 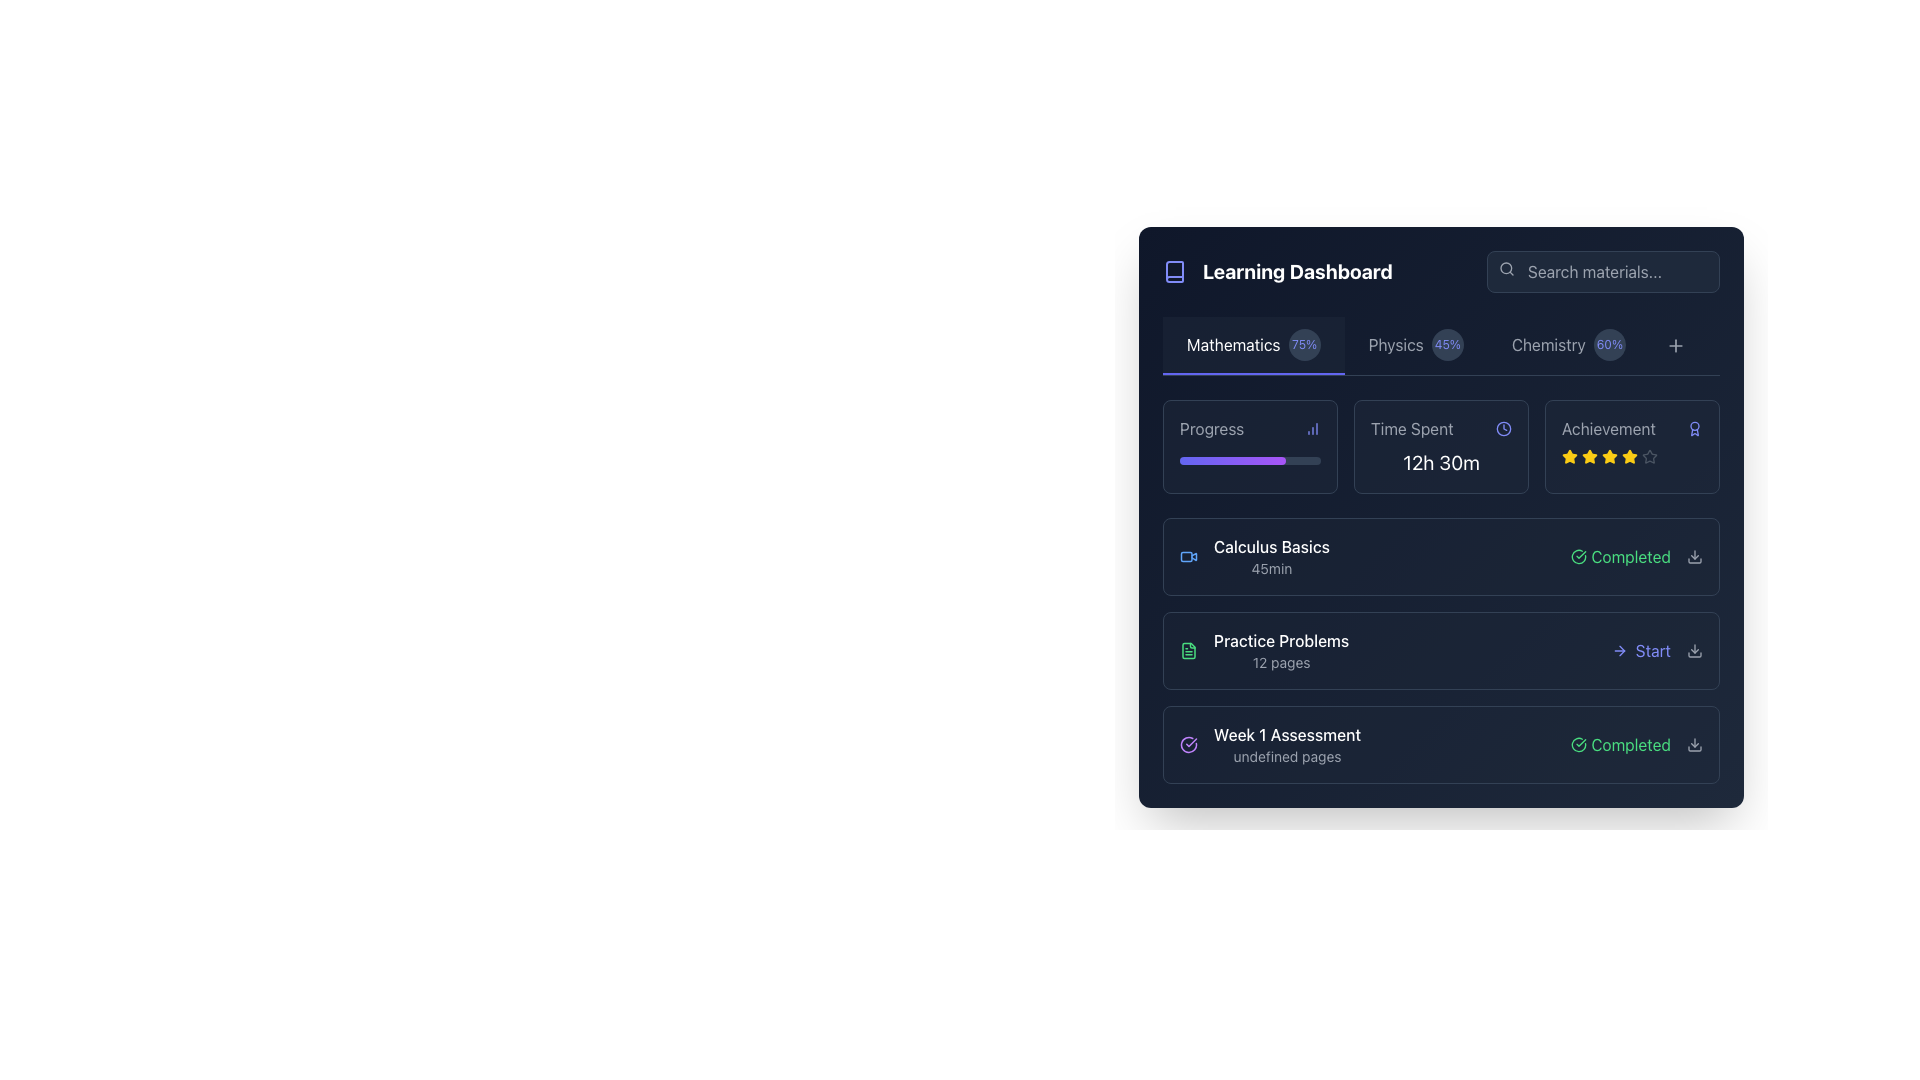 I want to click on the position of the text label displaying 'Week 1 Assessment', which is styled in a medium-weight font with white color against a dark background, located at the top of the group in the 'Learning Dashboard' section, so click(x=1287, y=735).